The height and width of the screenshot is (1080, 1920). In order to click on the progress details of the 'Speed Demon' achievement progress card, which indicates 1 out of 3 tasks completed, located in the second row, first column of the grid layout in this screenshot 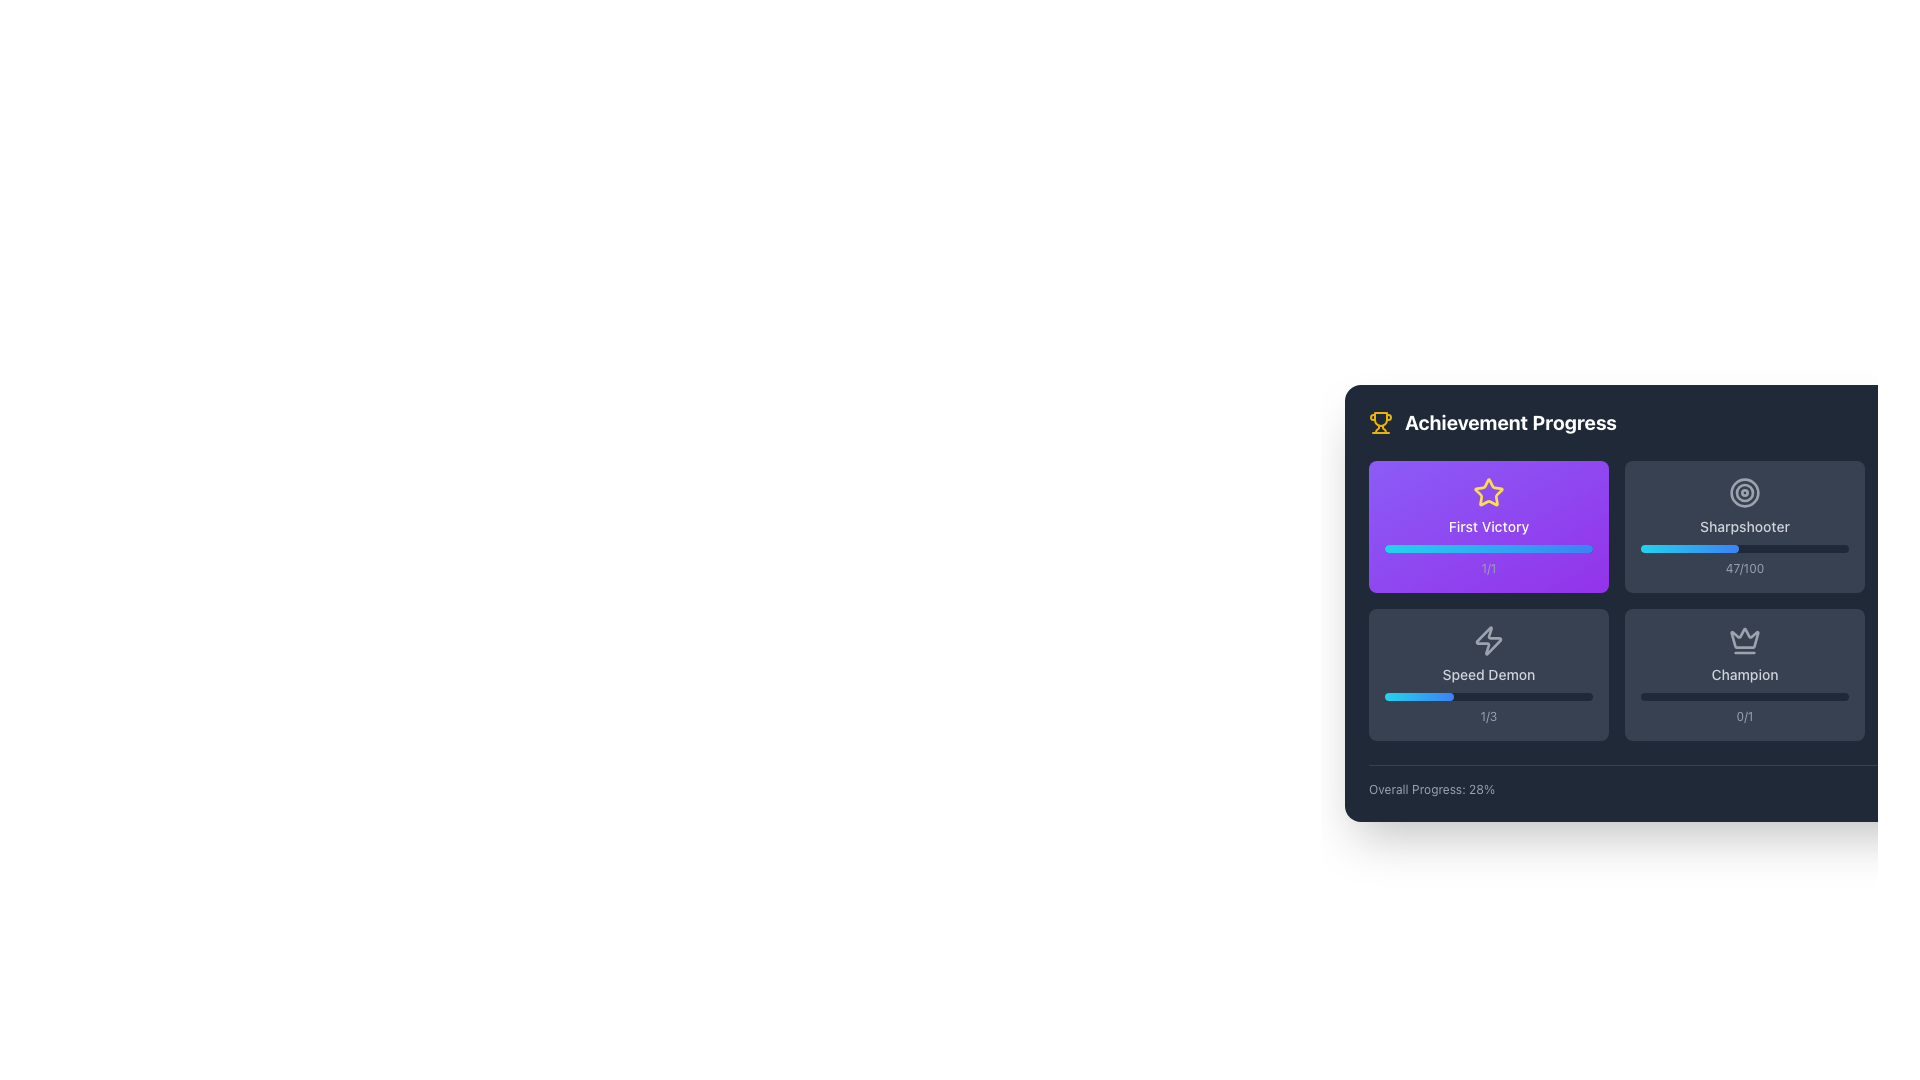, I will do `click(1488, 675)`.